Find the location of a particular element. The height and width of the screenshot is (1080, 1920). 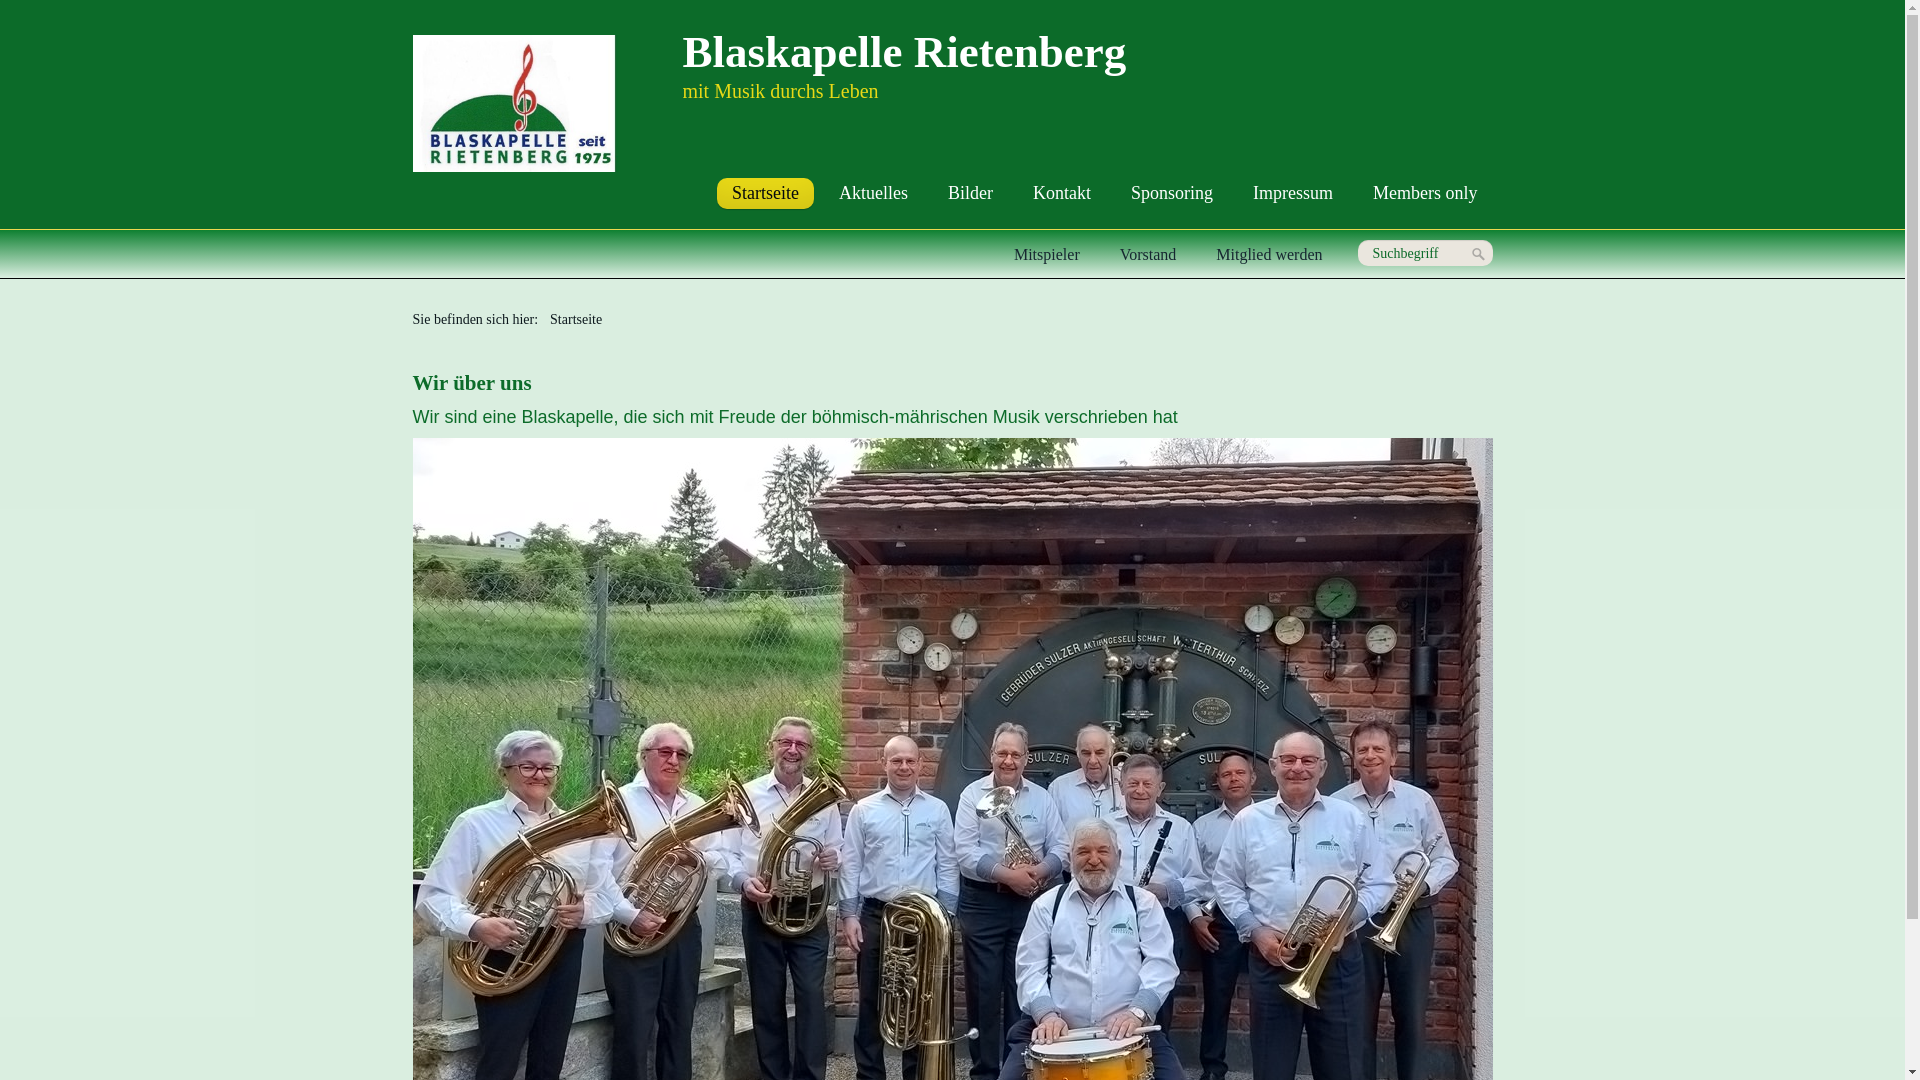

'Aktuelles' is located at coordinates (873, 193).